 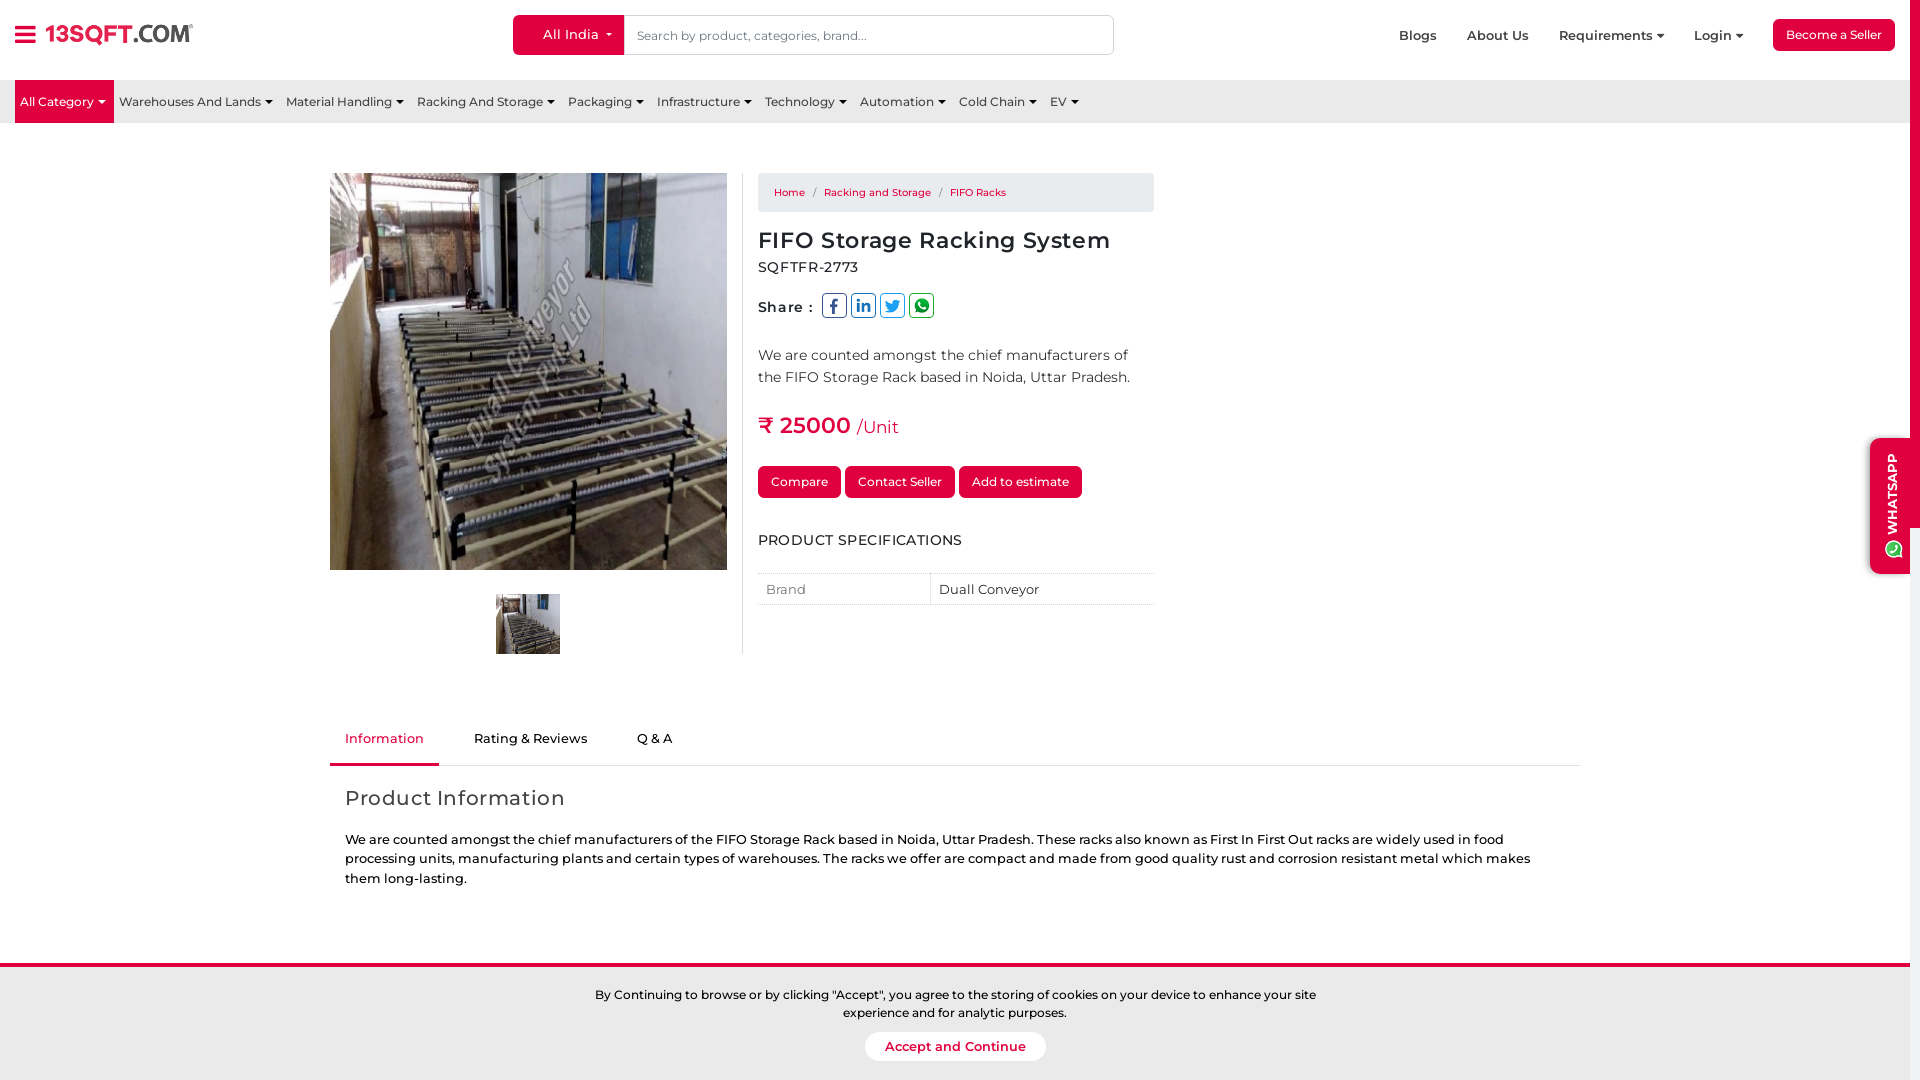 What do you see at coordinates (903, 101) in the screenshot?
I see `'Automation'` at bounding box center [903, 101].